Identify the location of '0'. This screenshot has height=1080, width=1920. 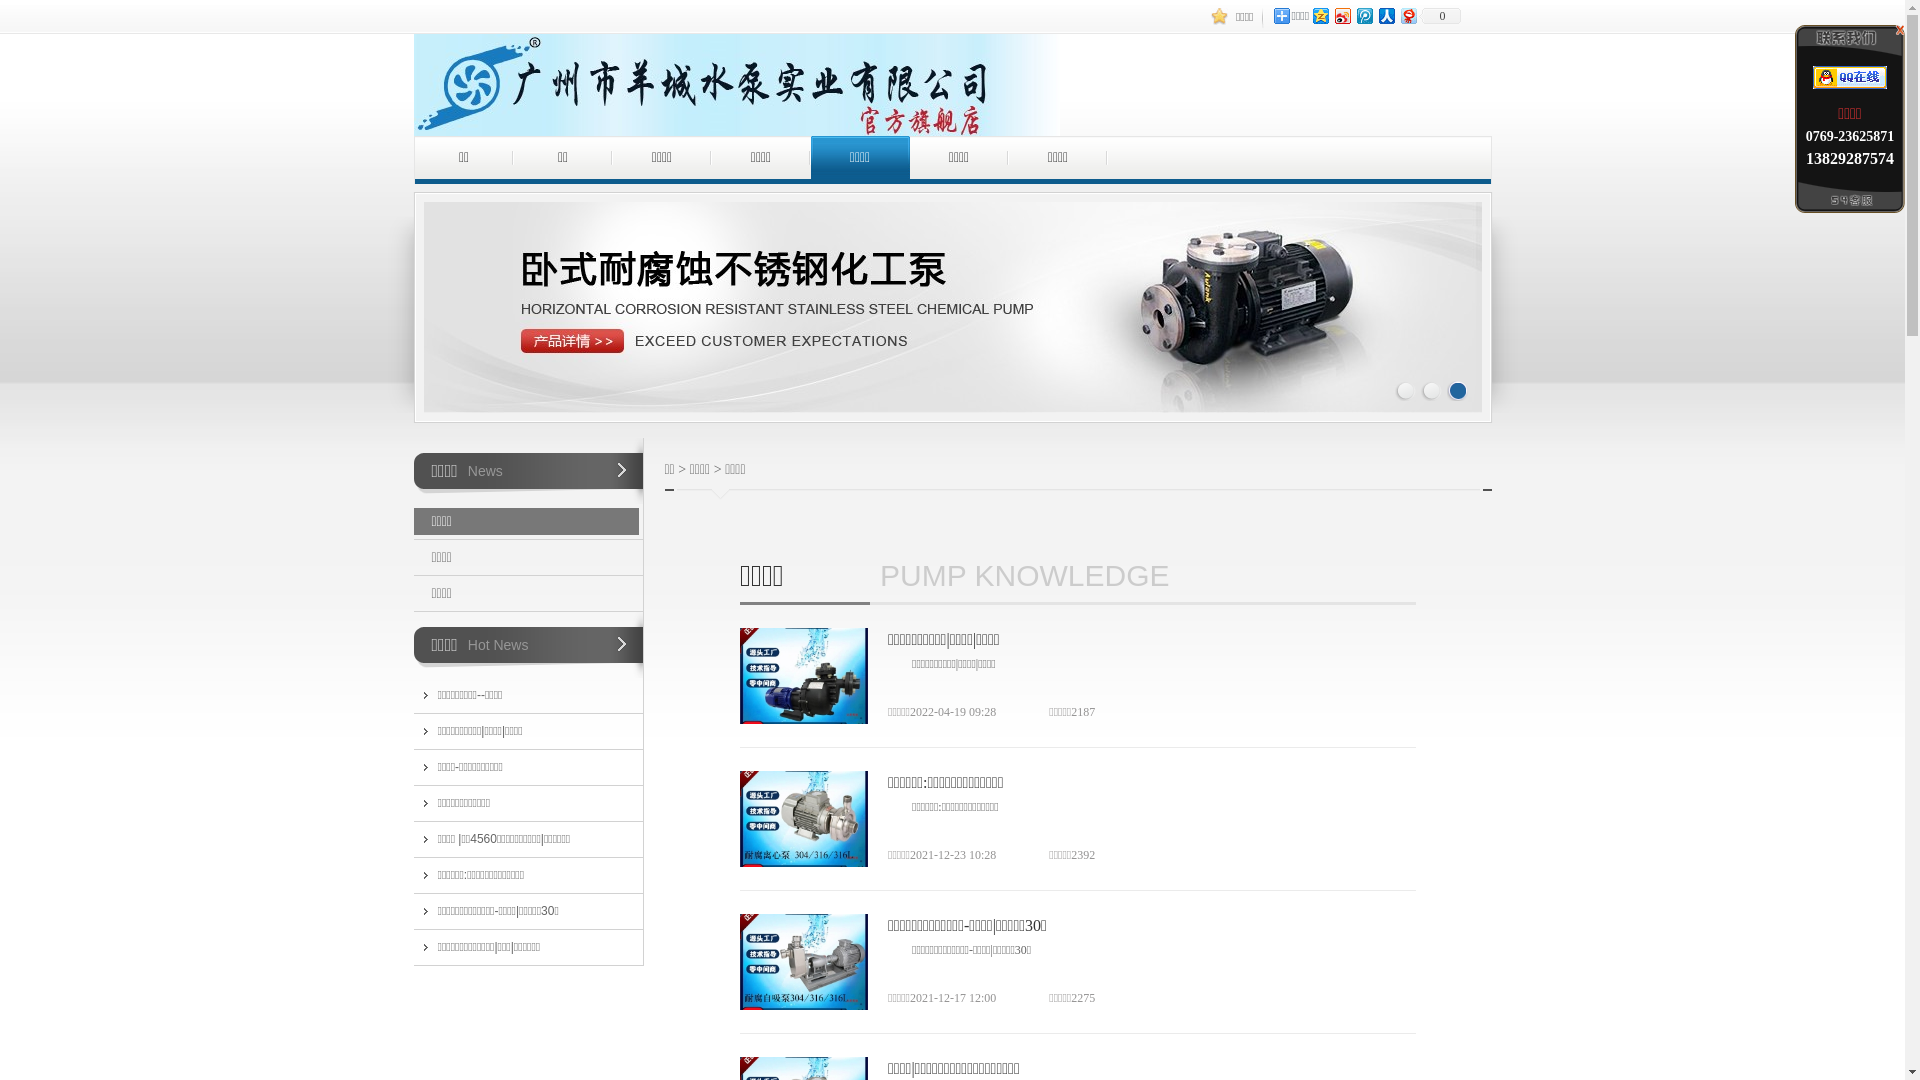
(1440, 15).